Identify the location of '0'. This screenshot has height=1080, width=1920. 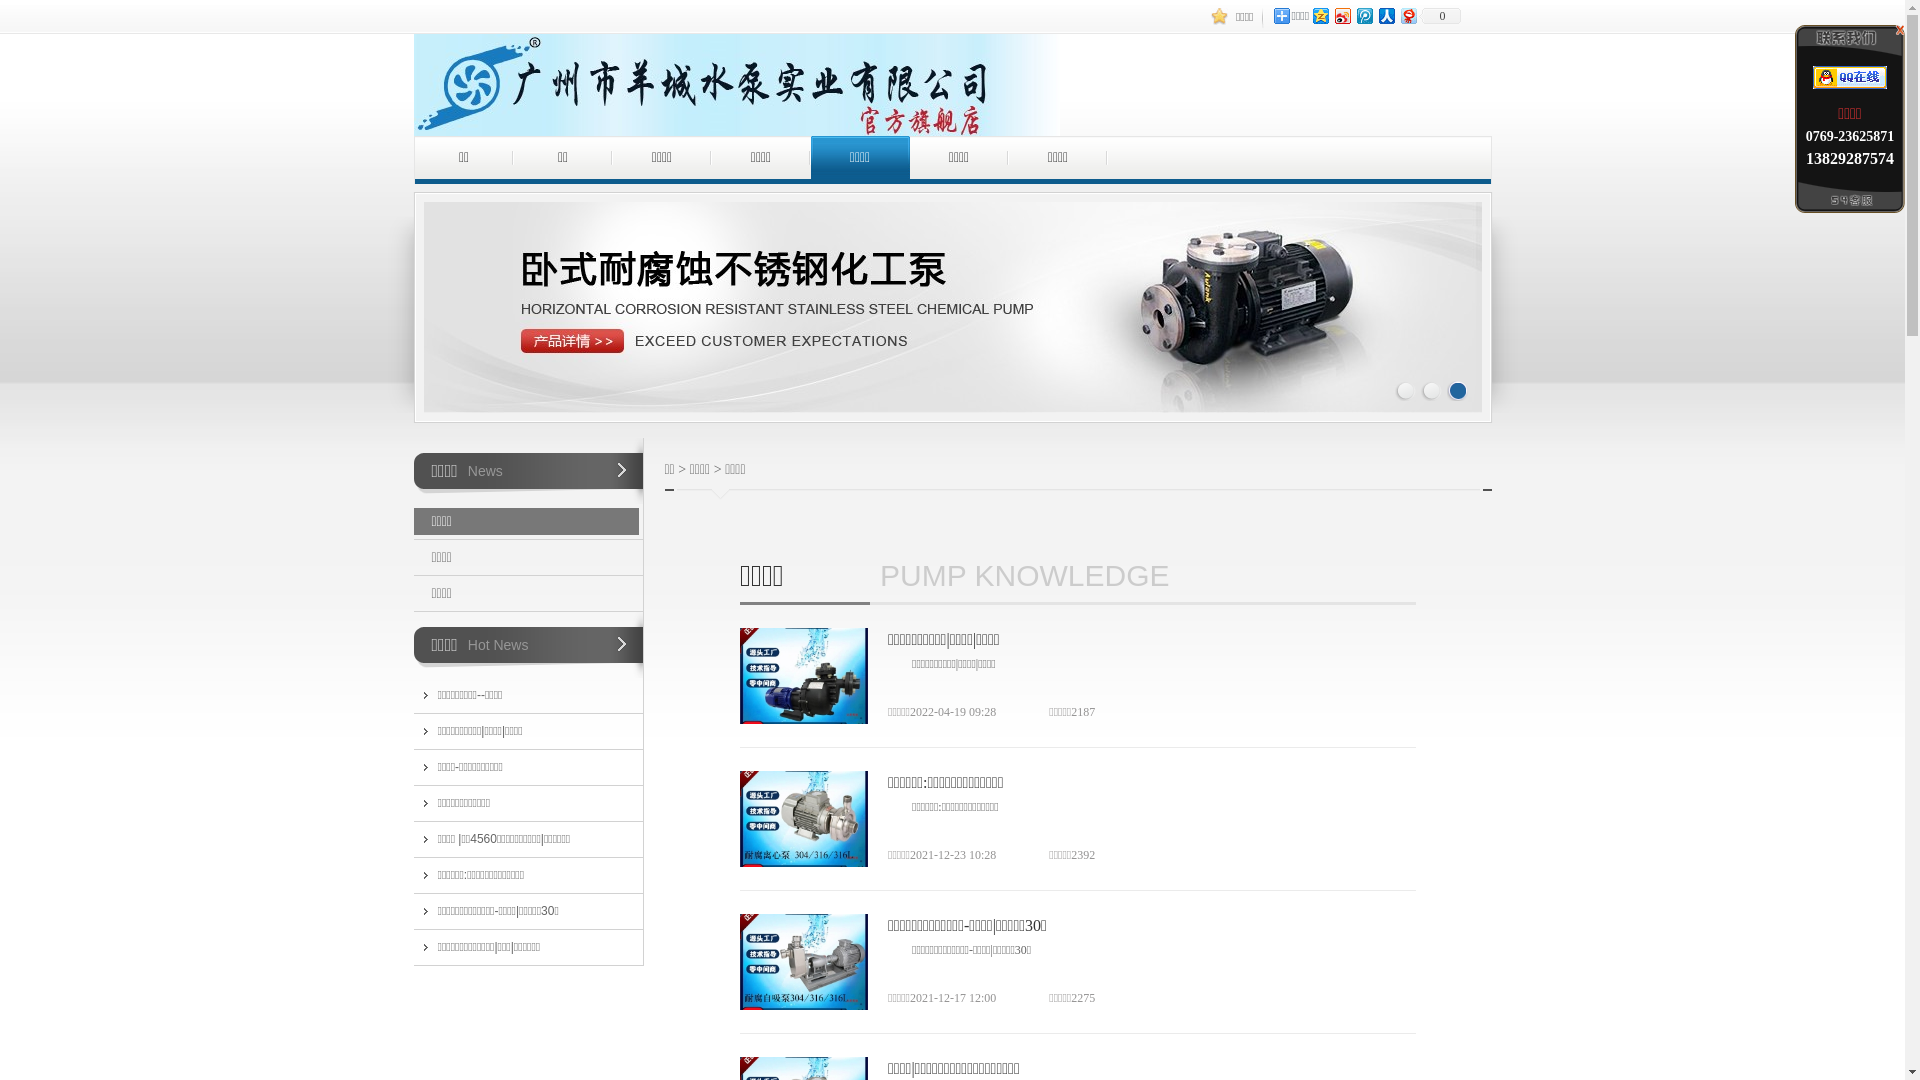
(1440, 15).